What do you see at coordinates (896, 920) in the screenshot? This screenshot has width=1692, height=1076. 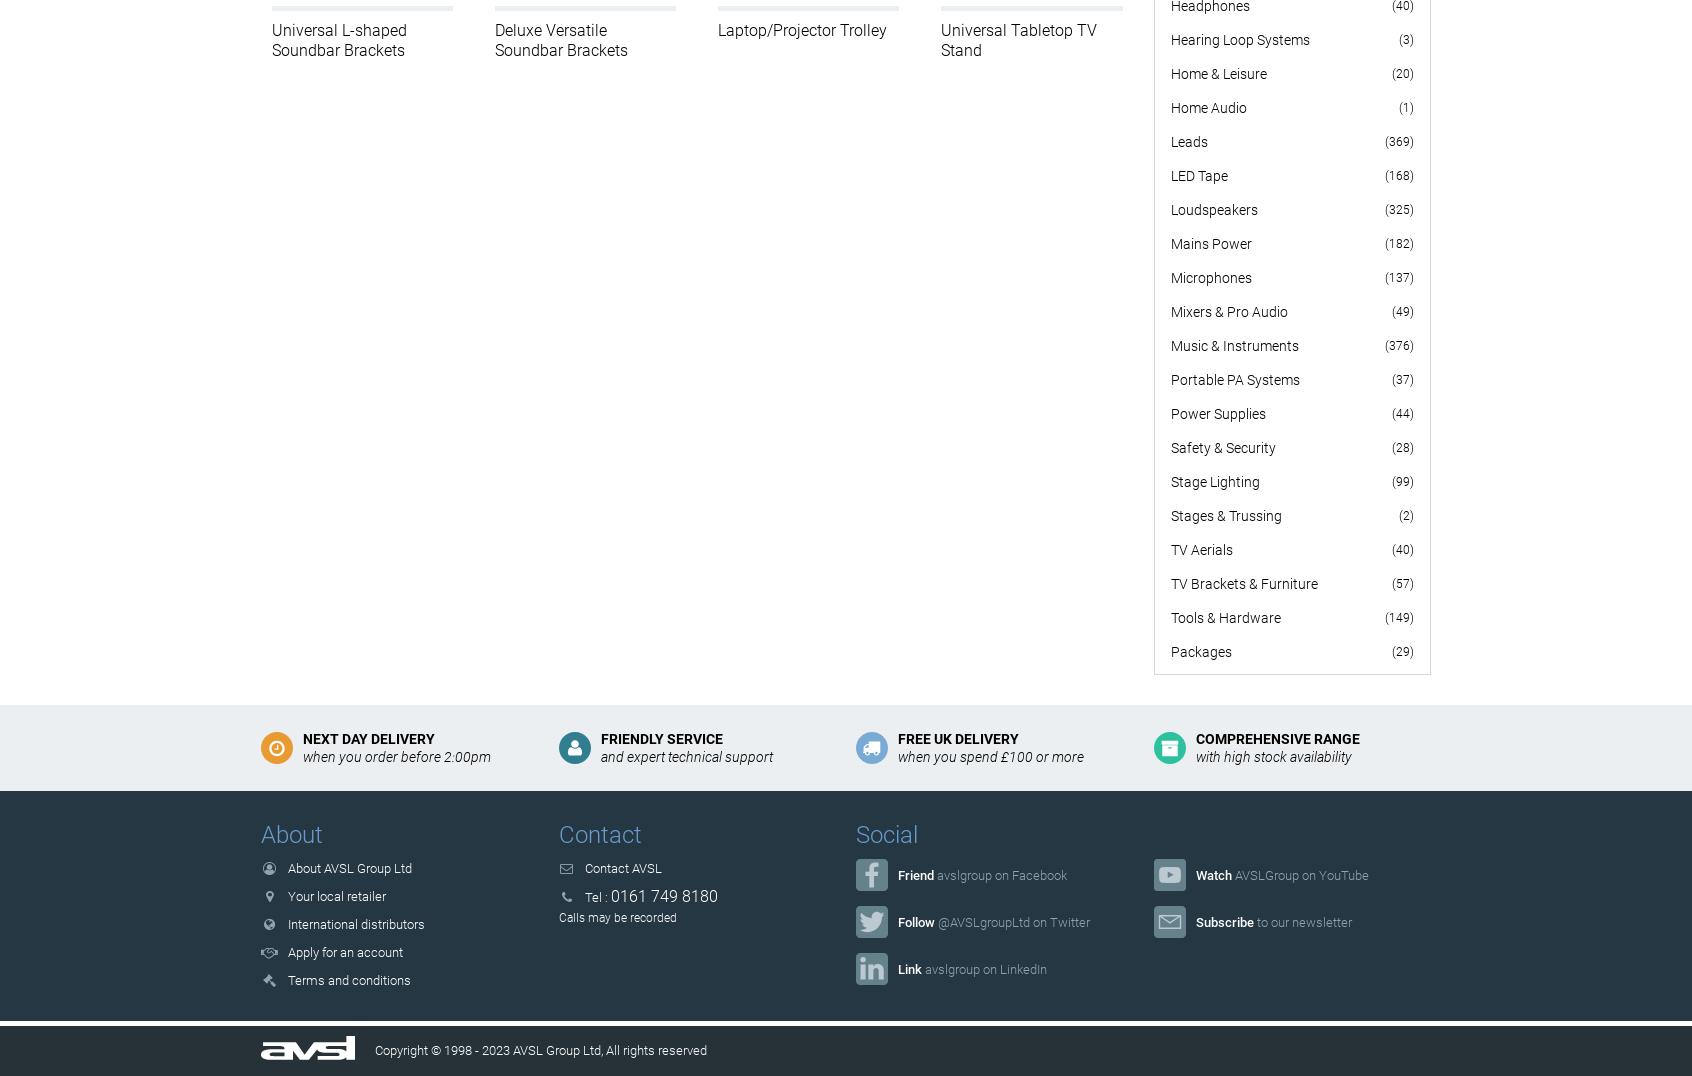 I see `'Follow'` at bounding box center [896, 920].